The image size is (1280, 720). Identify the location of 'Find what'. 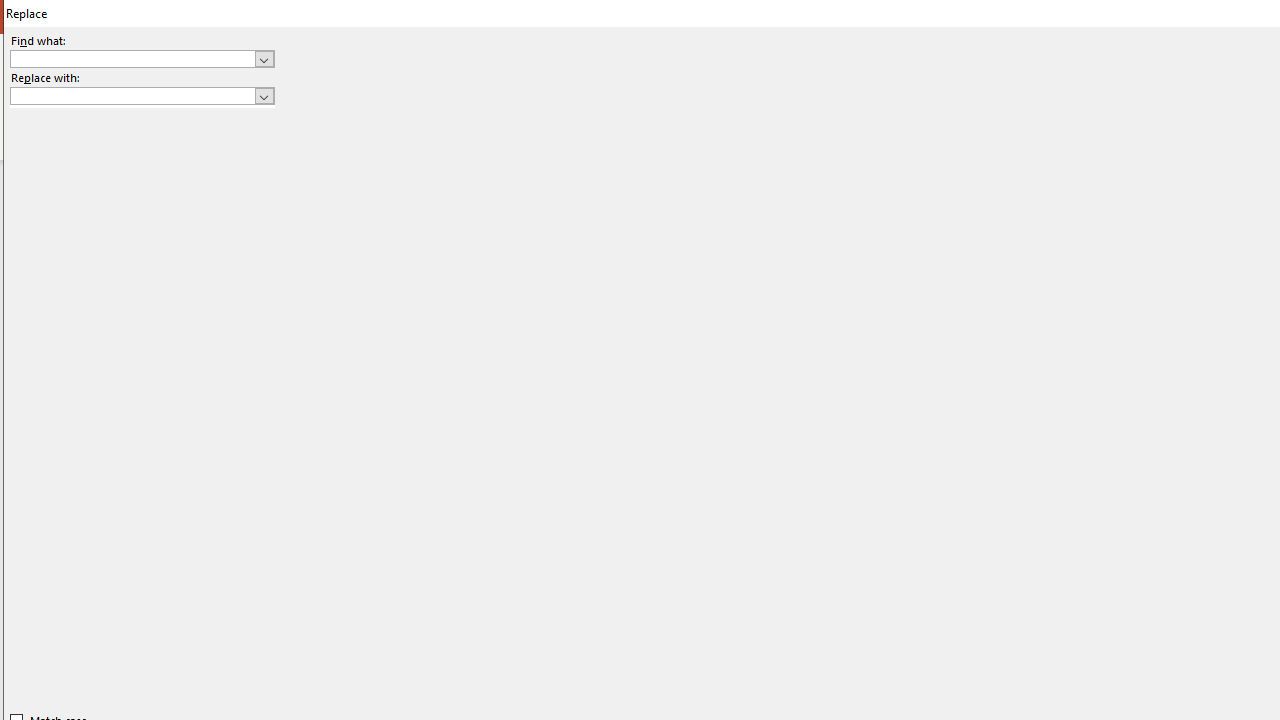
(132, 58).